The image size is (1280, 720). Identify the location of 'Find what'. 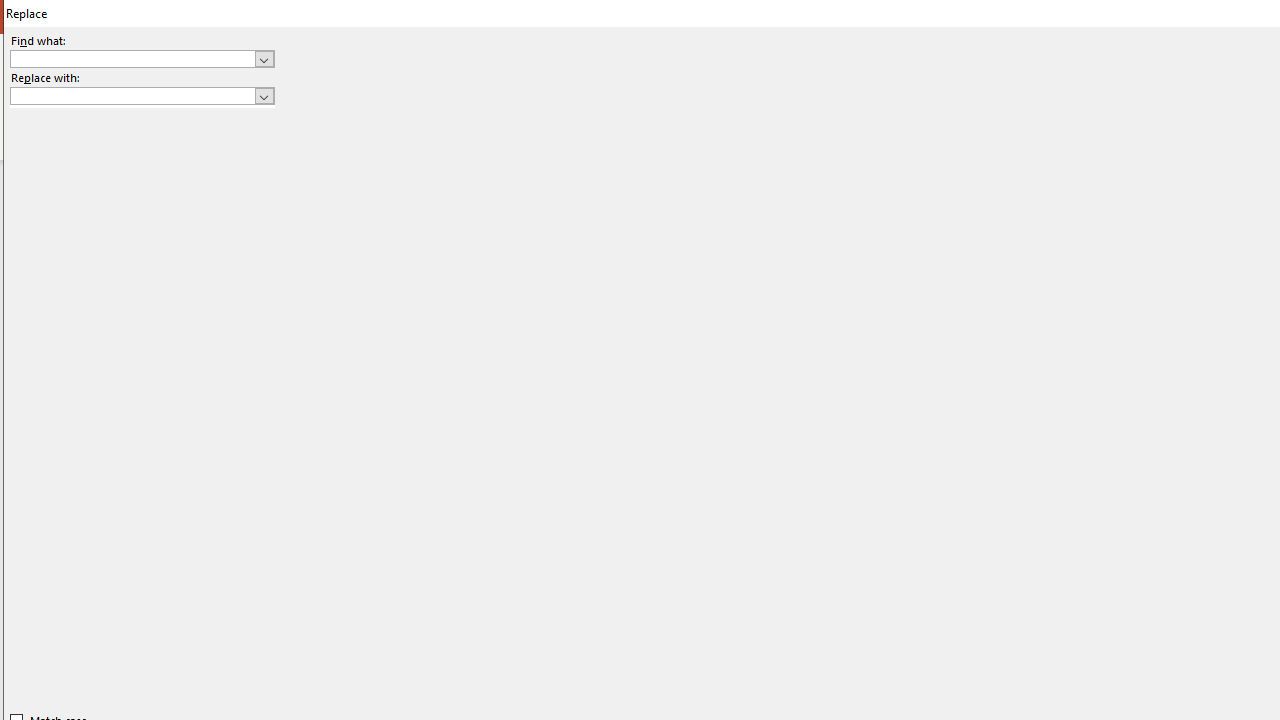
(132, 58).